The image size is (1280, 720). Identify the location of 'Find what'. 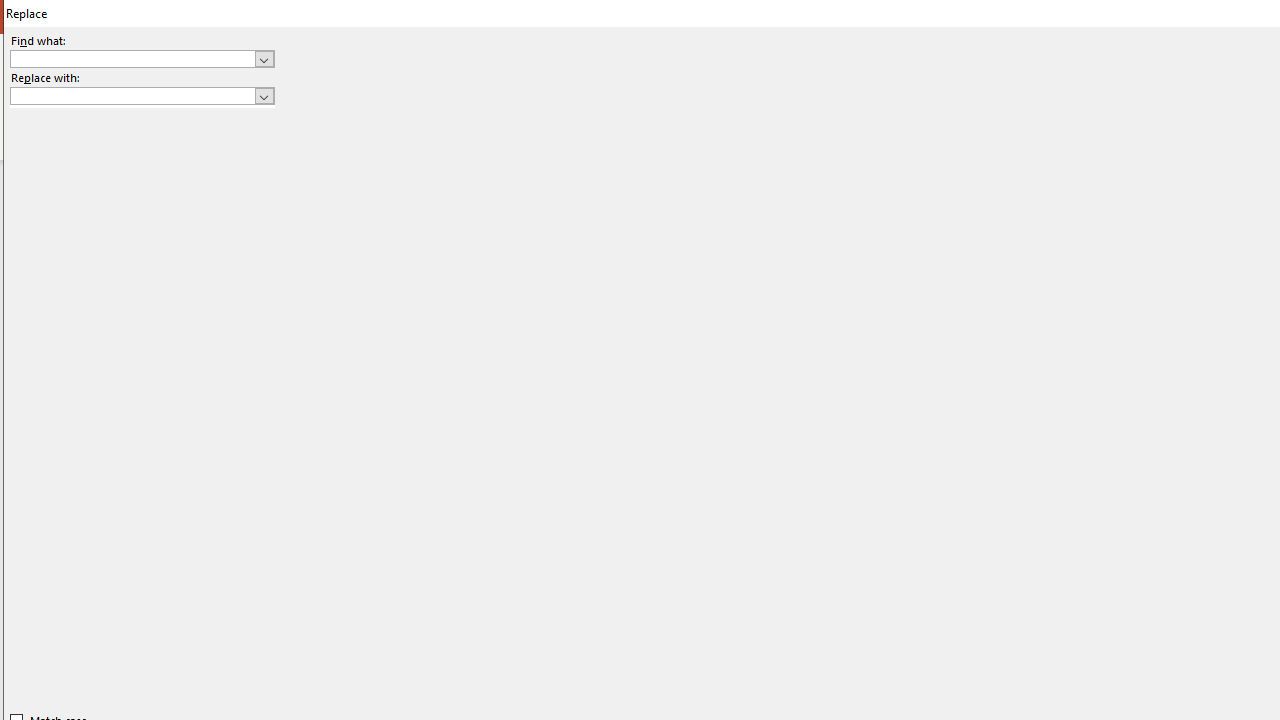
(132, 58).